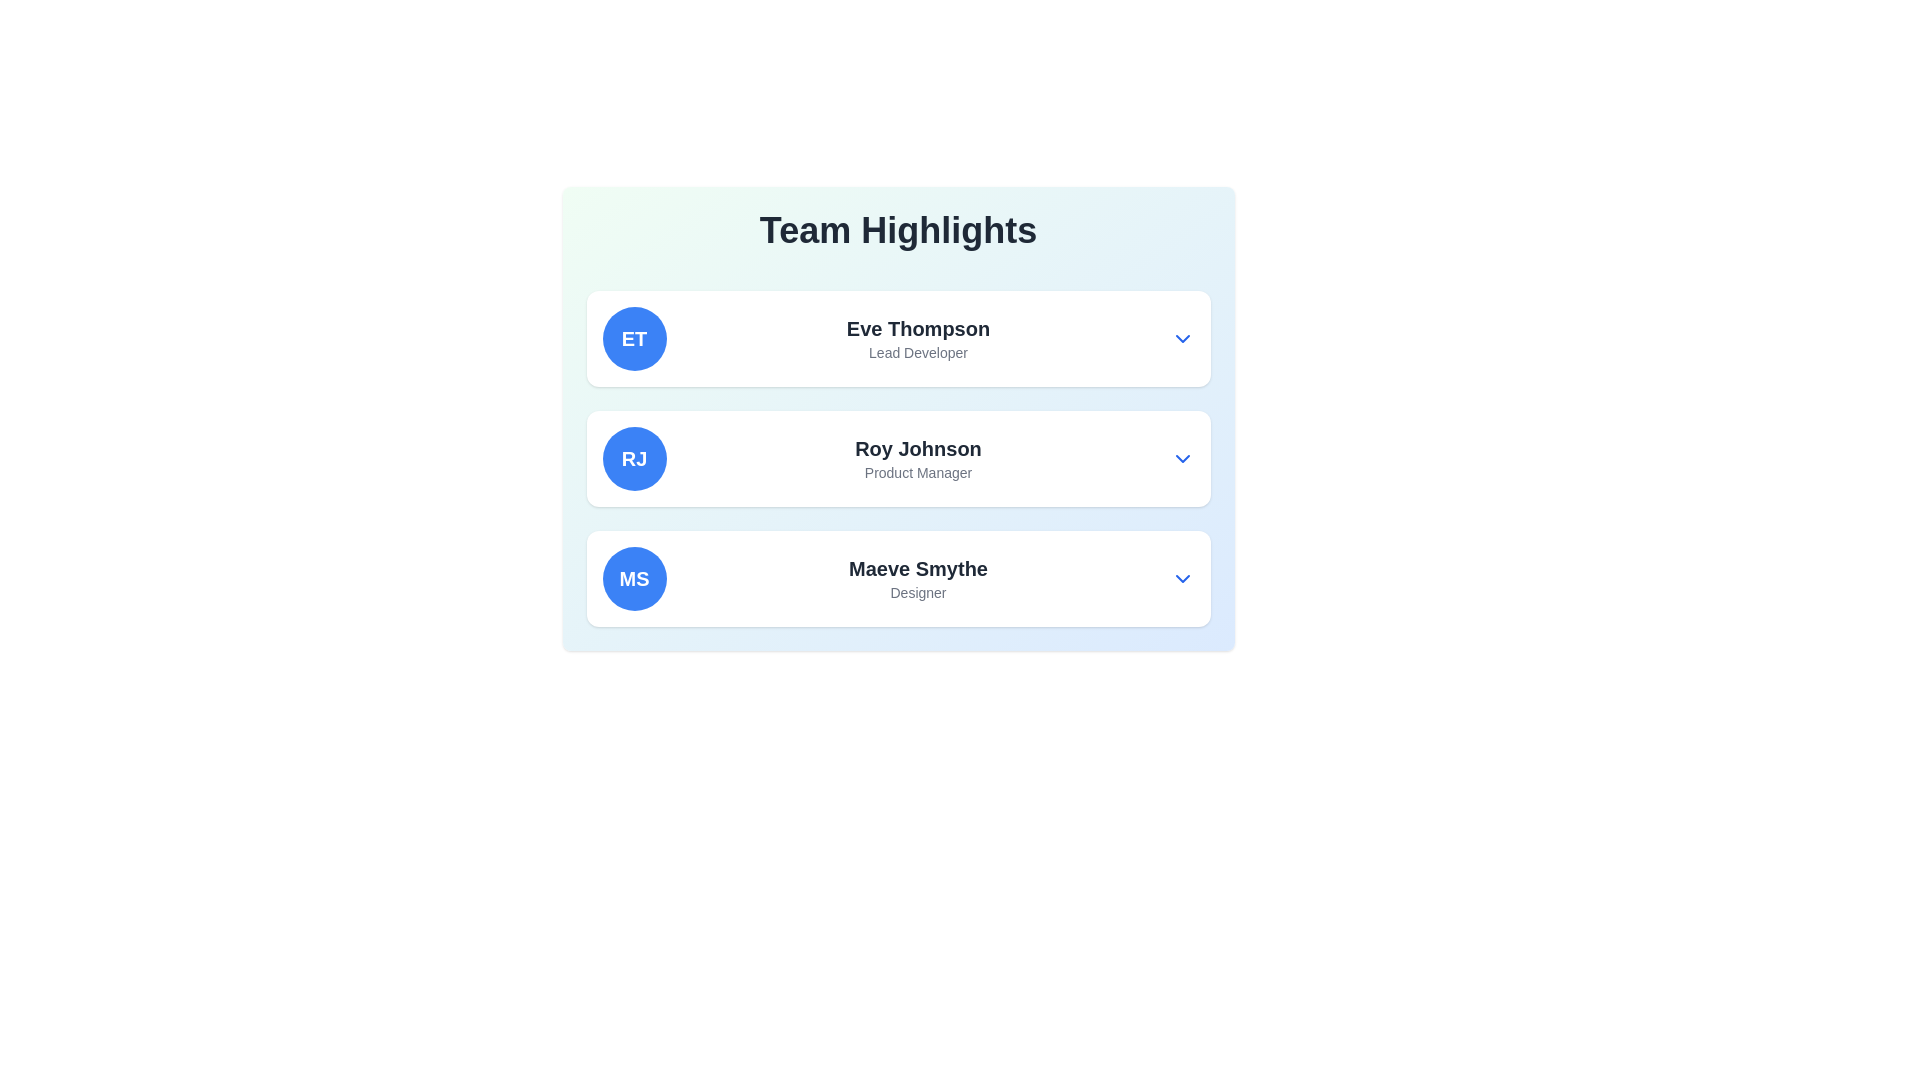 The height and width of the screenshot is (1080, 1920). Describe the element at coordinates (917, 327) in the screenshot. I see `the text label displaying 'Eve Thompson', which is a large, bold title positioned above the text 'Lead Developer' in the first item of a vertical list` at that location.